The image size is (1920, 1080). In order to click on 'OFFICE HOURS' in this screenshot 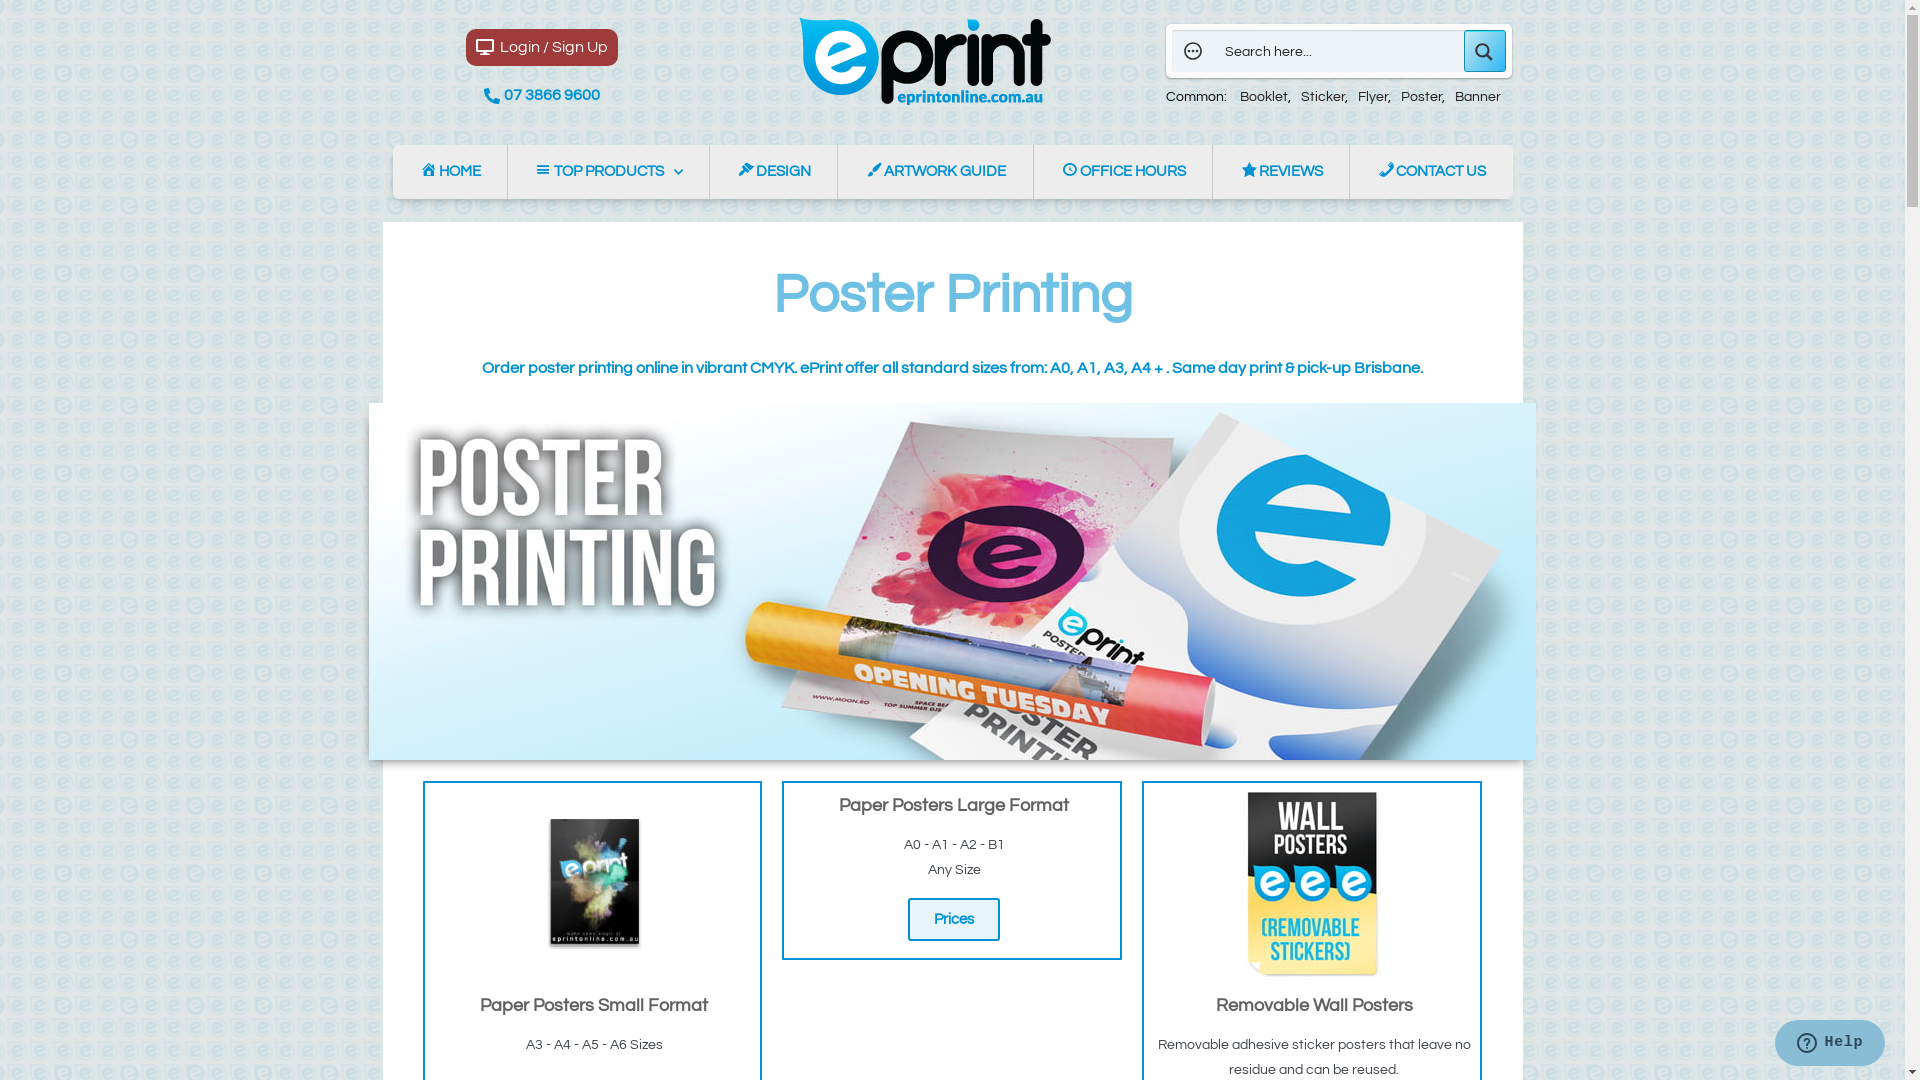, I will do `click(1033, 171)`.